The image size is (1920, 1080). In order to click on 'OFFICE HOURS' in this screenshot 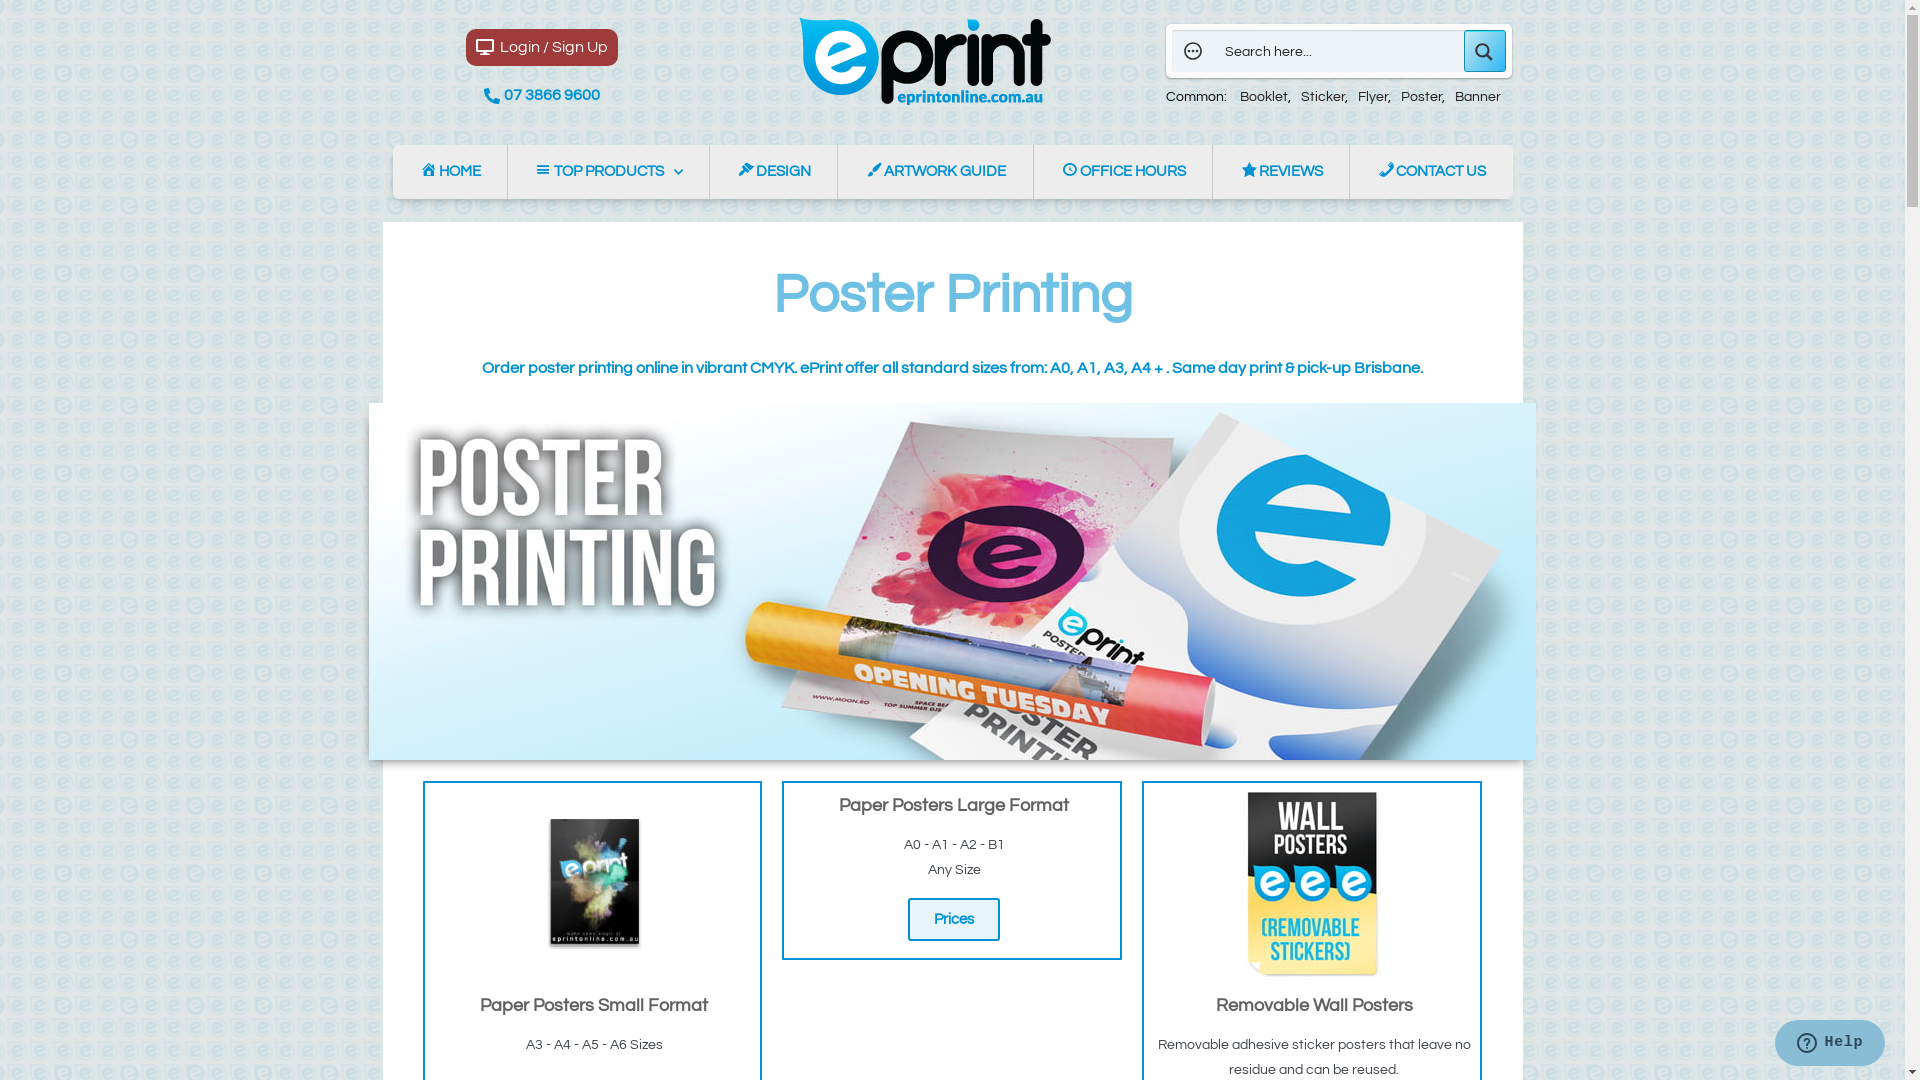, I will do `click(1033, 171)`.